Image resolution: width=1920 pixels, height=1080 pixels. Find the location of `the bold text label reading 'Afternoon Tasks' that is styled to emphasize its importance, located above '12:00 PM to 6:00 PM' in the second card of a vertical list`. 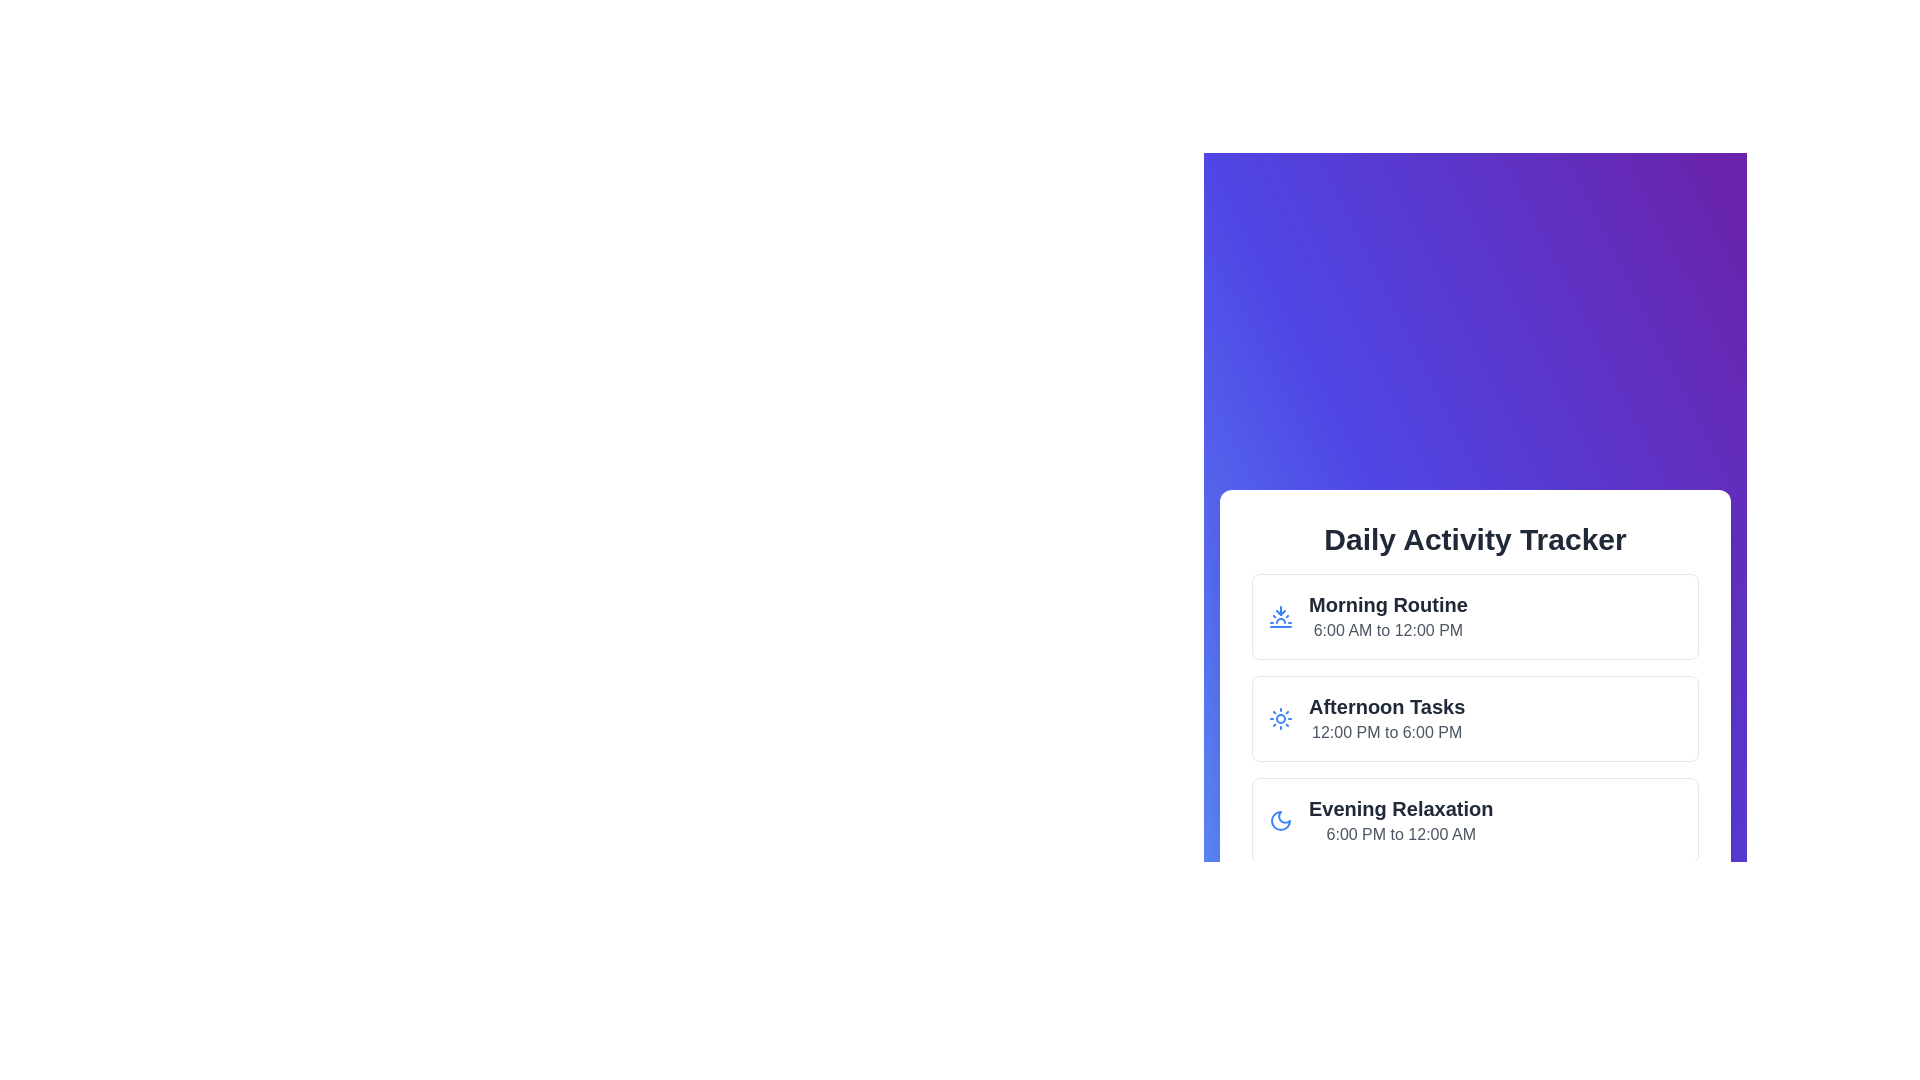

the bold text label reading 'Afternoon Tasks' that is styled to emphasize its importance, located above '12:00 PM to 6:00 PM' in the second card of a vertical list is located at coordinates (1386, 705).